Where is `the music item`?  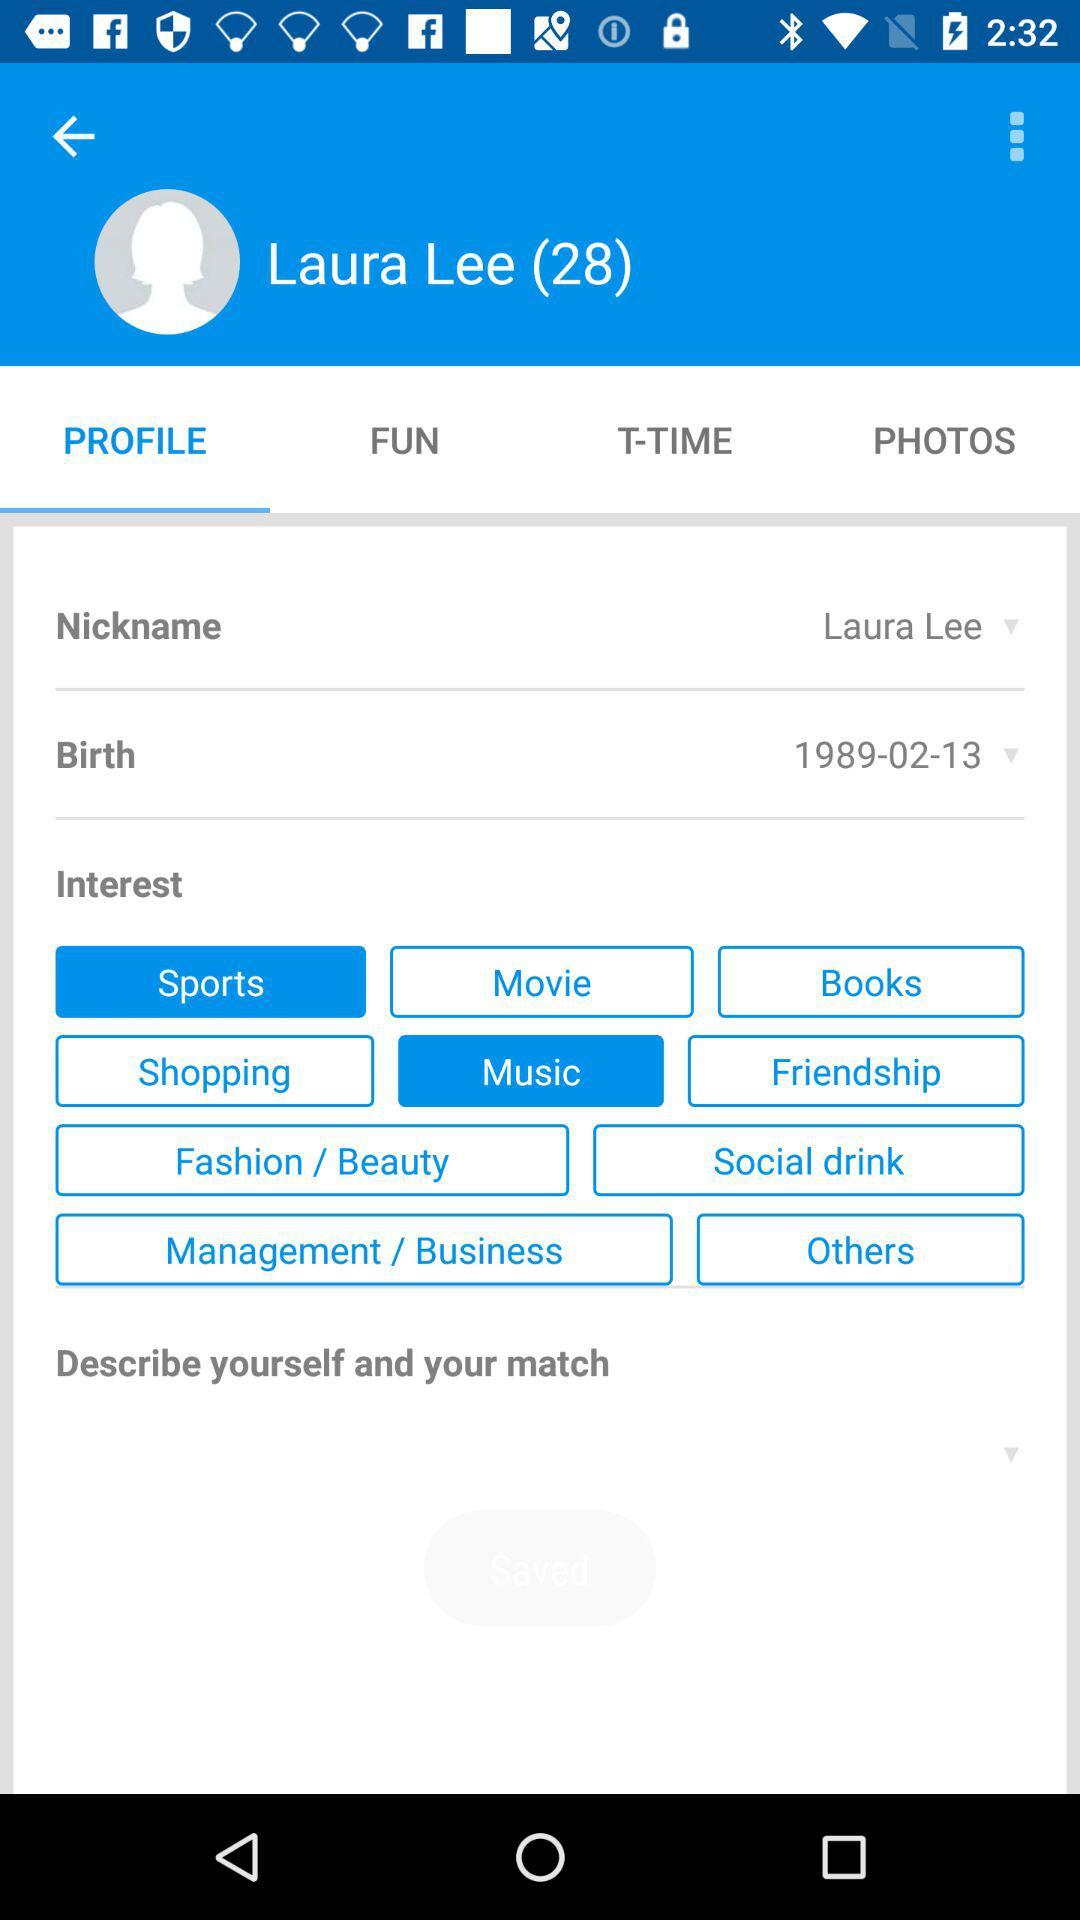
the music item is located at coordinates (530, 1069).